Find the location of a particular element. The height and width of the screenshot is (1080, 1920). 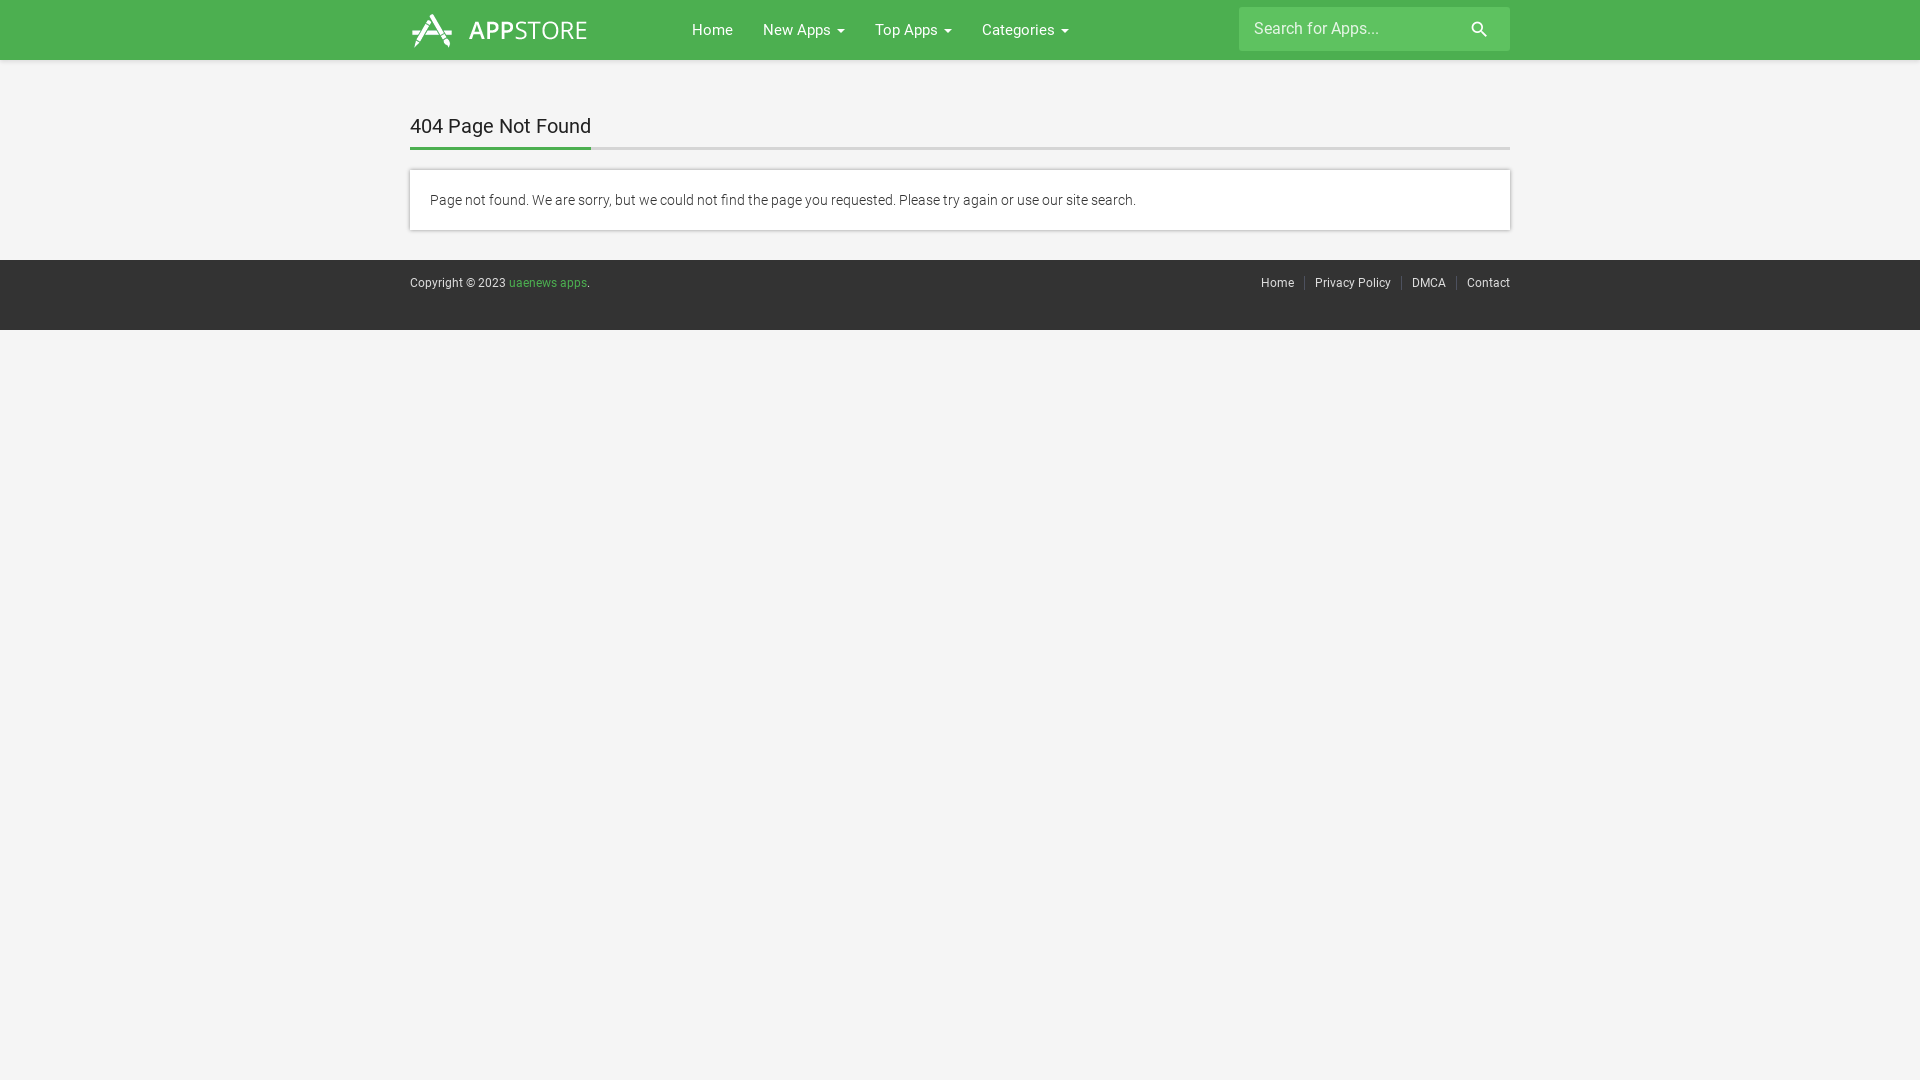

'Home' is located at coordinates (712, 30).